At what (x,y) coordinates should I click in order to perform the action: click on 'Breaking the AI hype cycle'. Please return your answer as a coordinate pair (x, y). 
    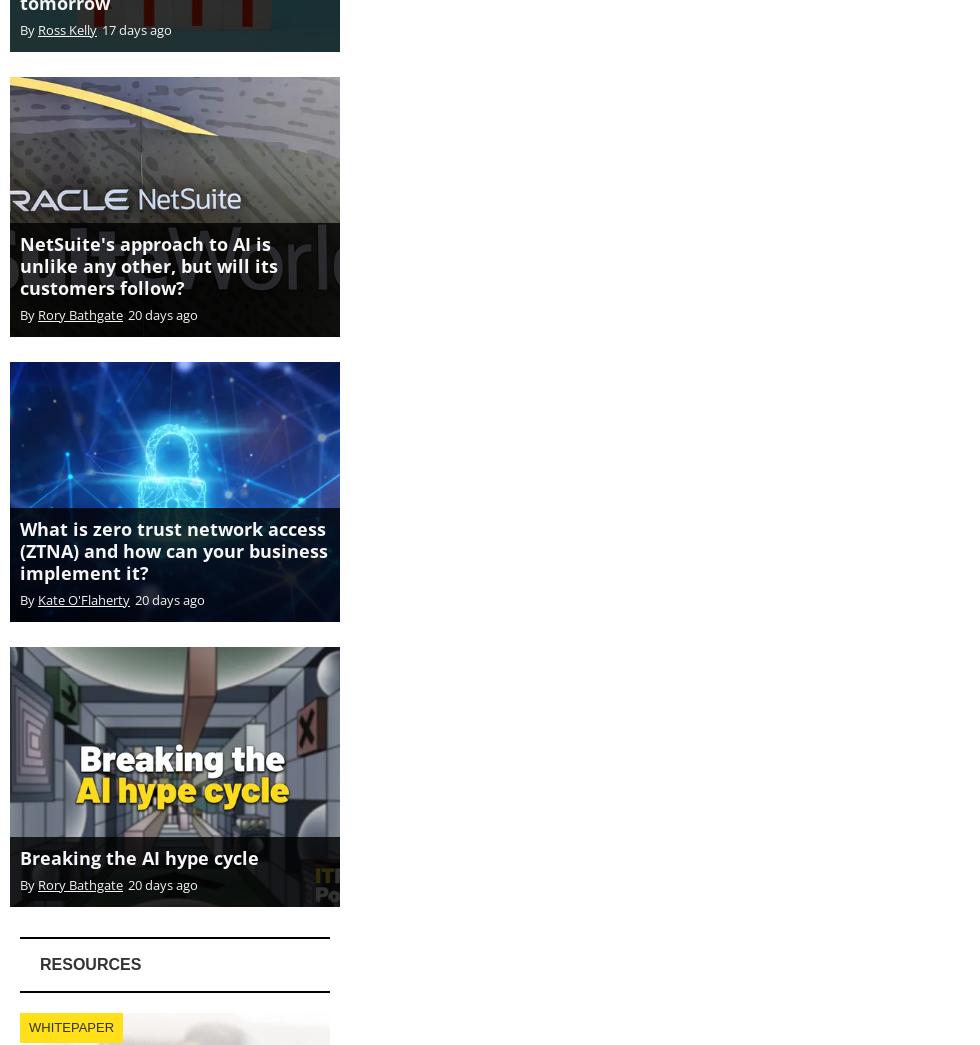
    Looking at the image, I should click on (139, 836).